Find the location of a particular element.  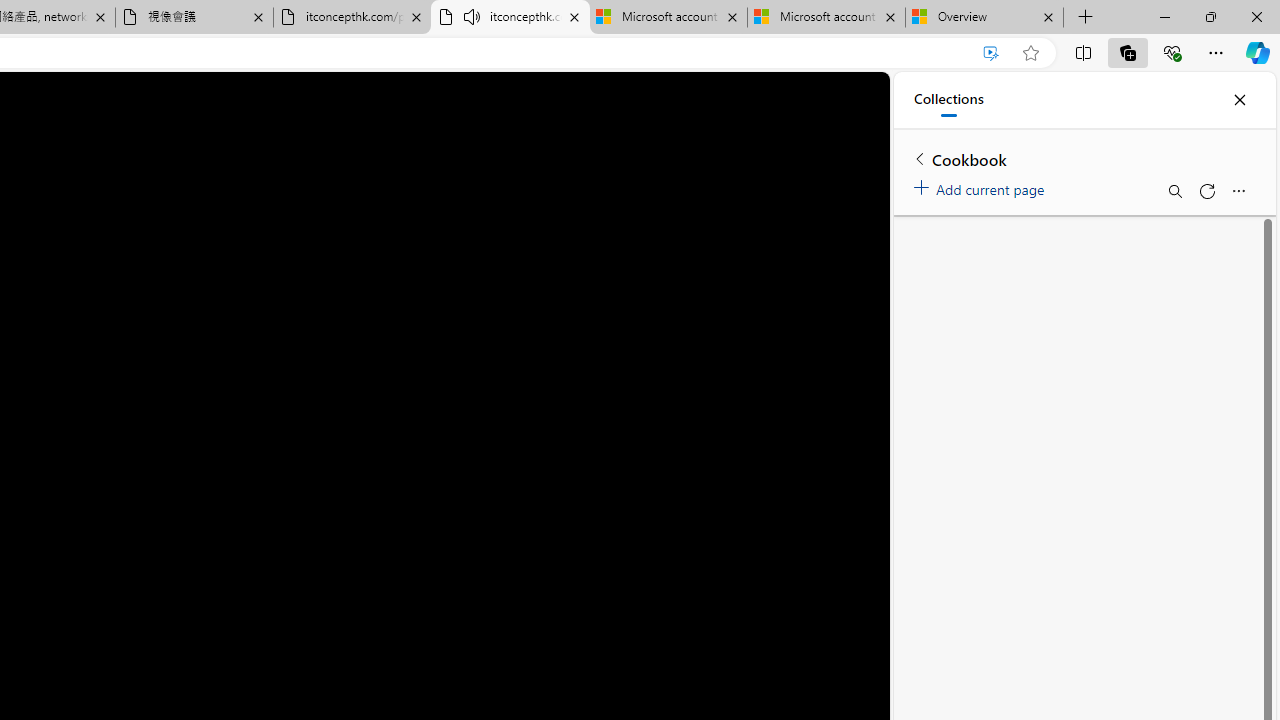

'Add current page' is located at coordinates (983, 186).